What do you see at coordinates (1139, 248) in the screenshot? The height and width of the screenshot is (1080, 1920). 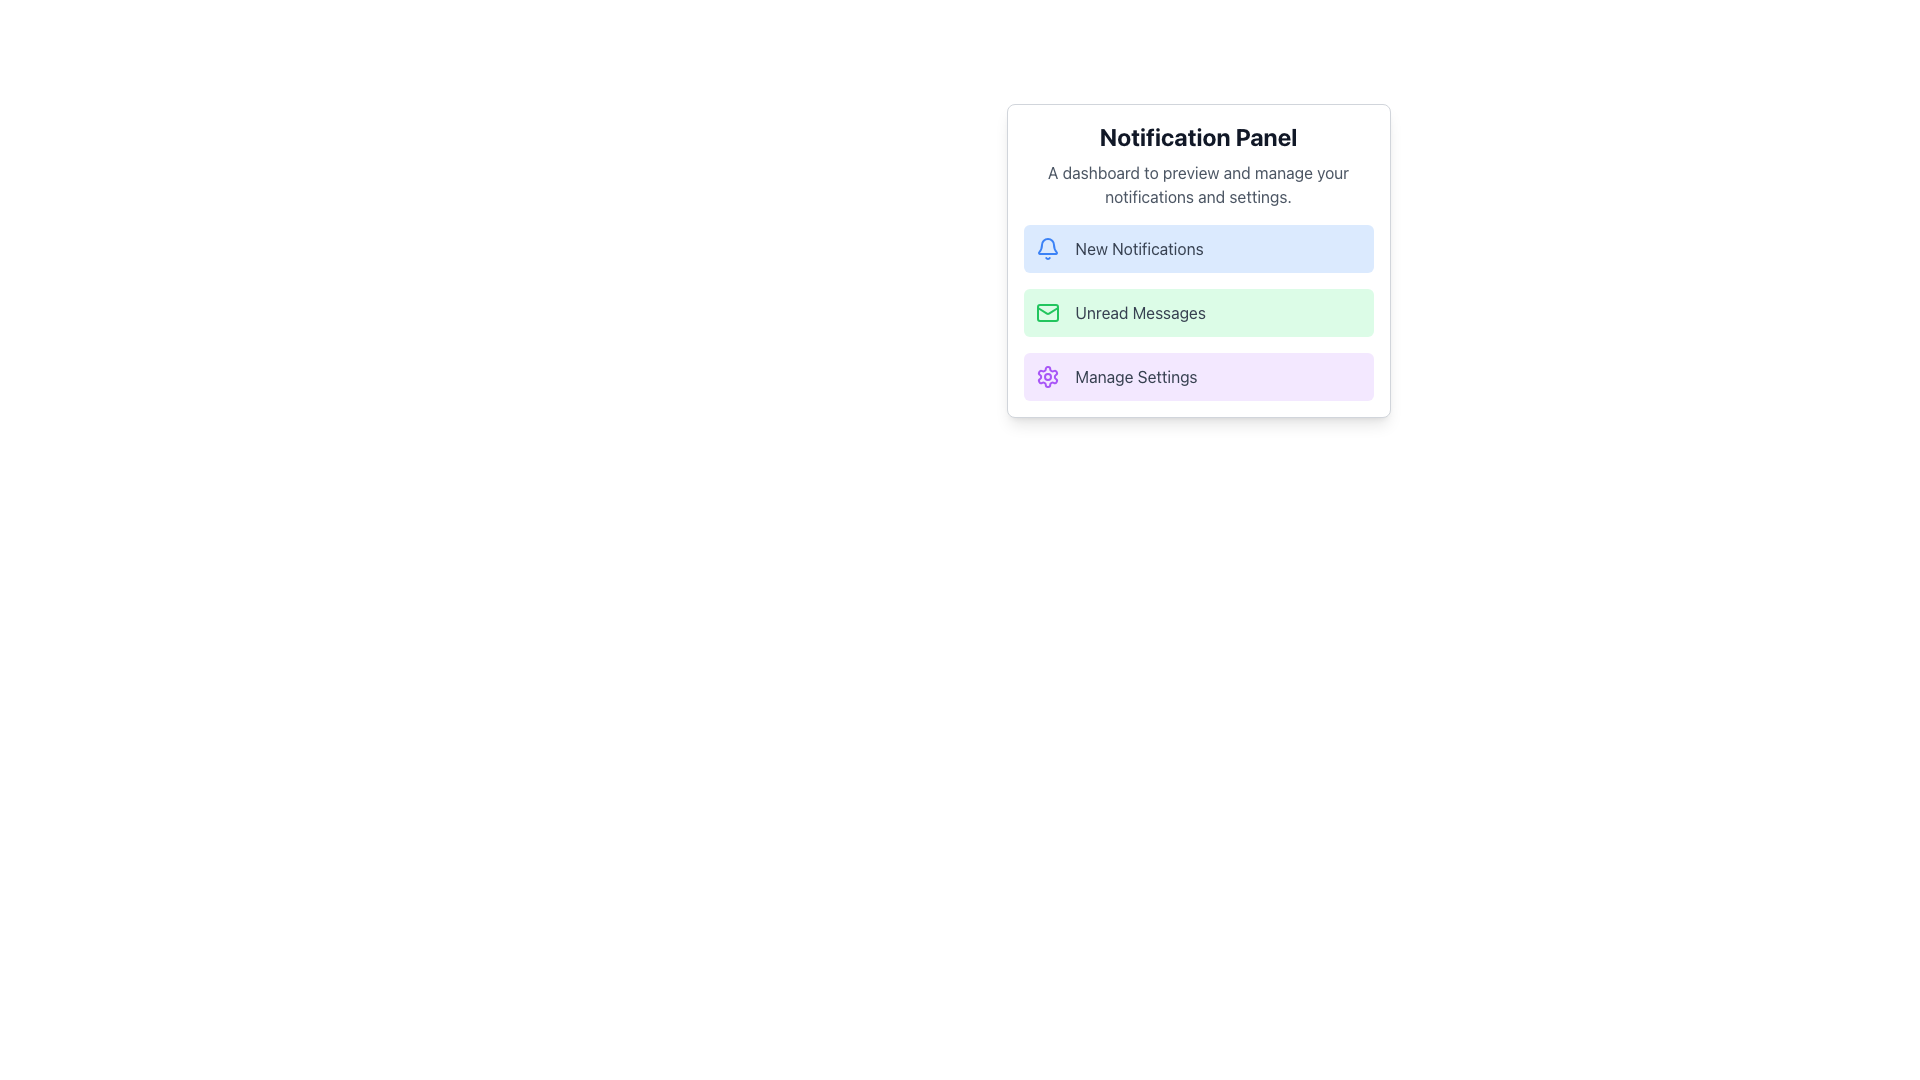 I see `the 'New Notifications' text label, which is located to the right of a bell icon inside a light blue rectangular box` at bounding box center [1139, 248].